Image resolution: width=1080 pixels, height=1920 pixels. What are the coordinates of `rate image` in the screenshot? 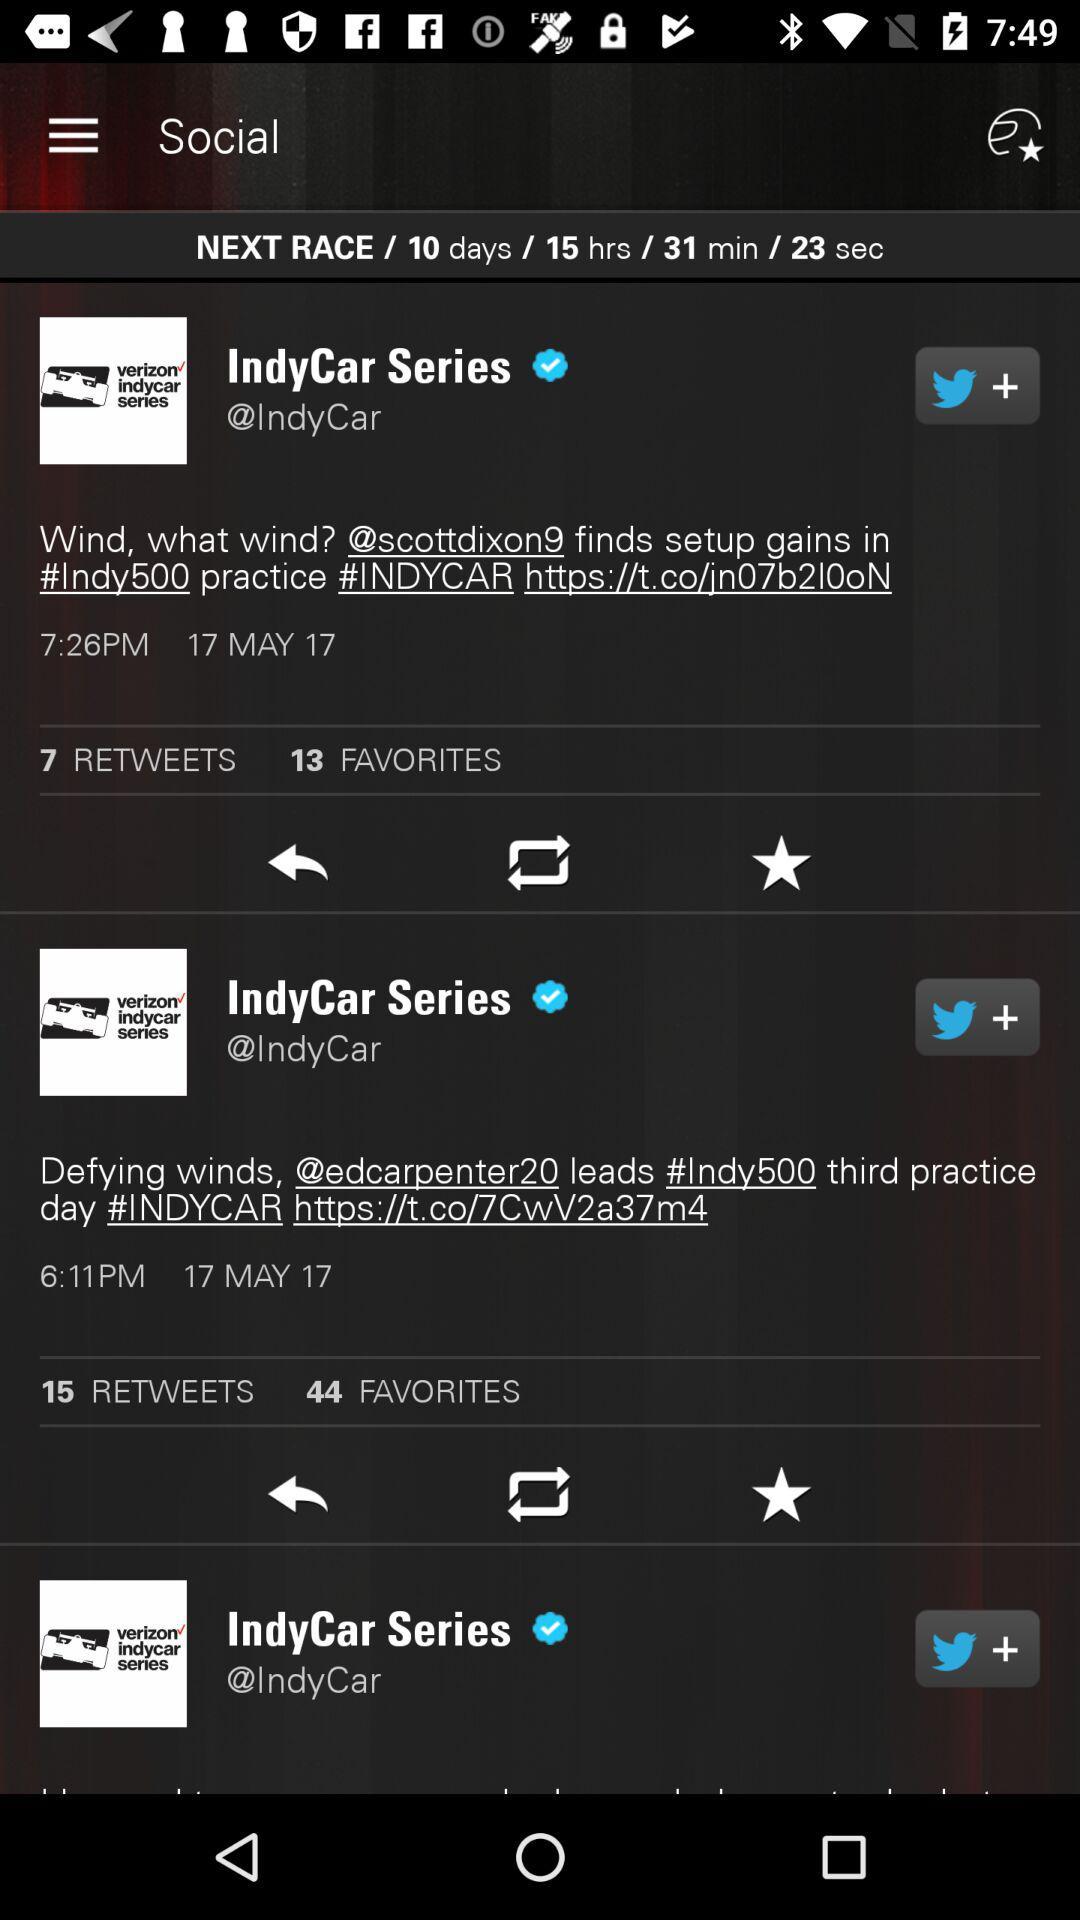 It's located at (780, 868).